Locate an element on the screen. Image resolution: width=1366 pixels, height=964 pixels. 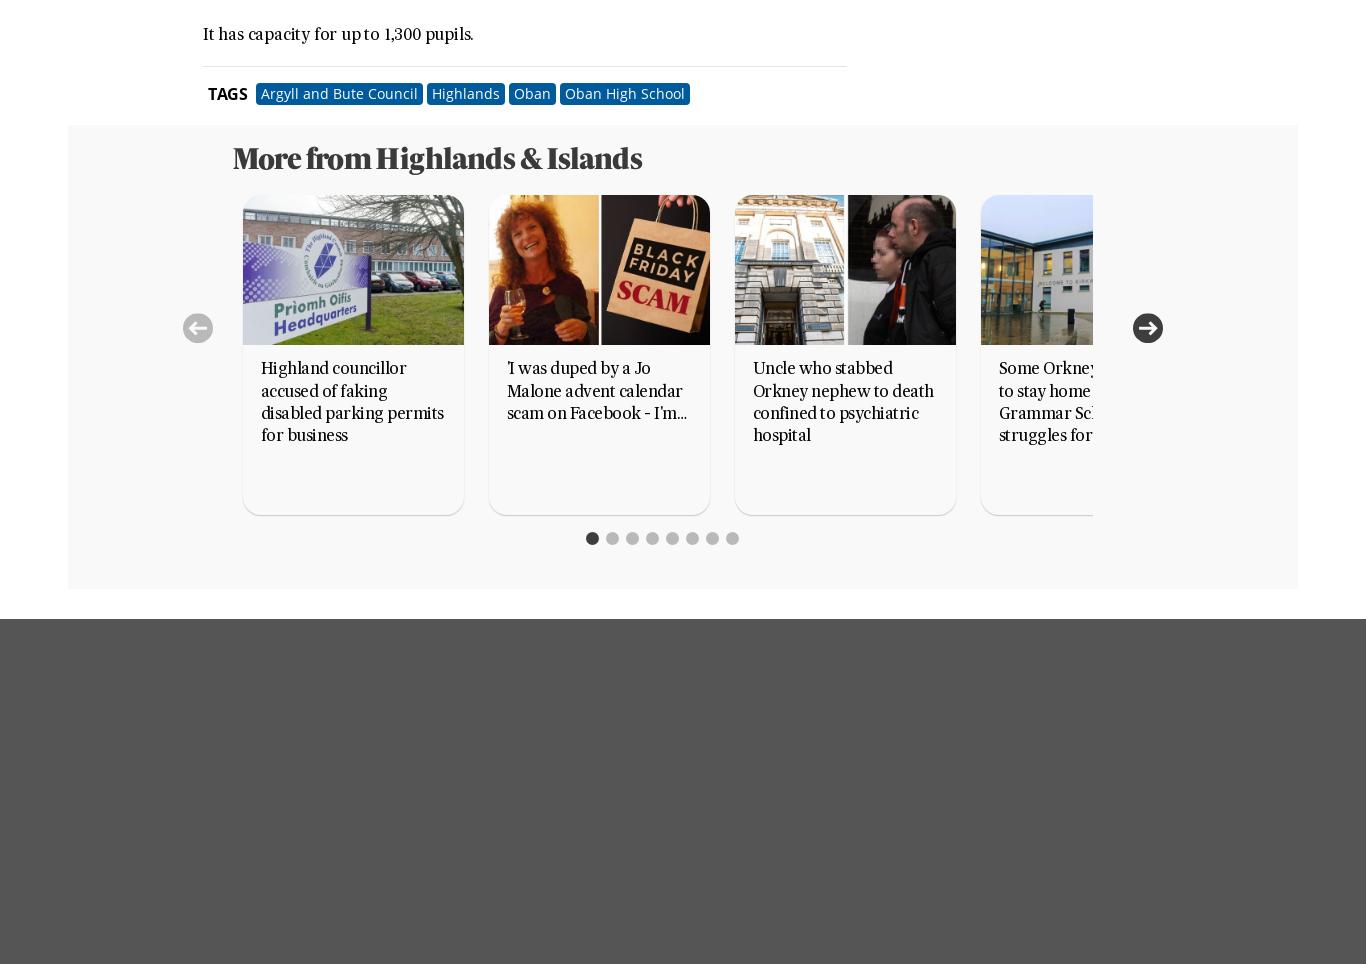
'Energy Voice' is located at coordinates (1099, 728).